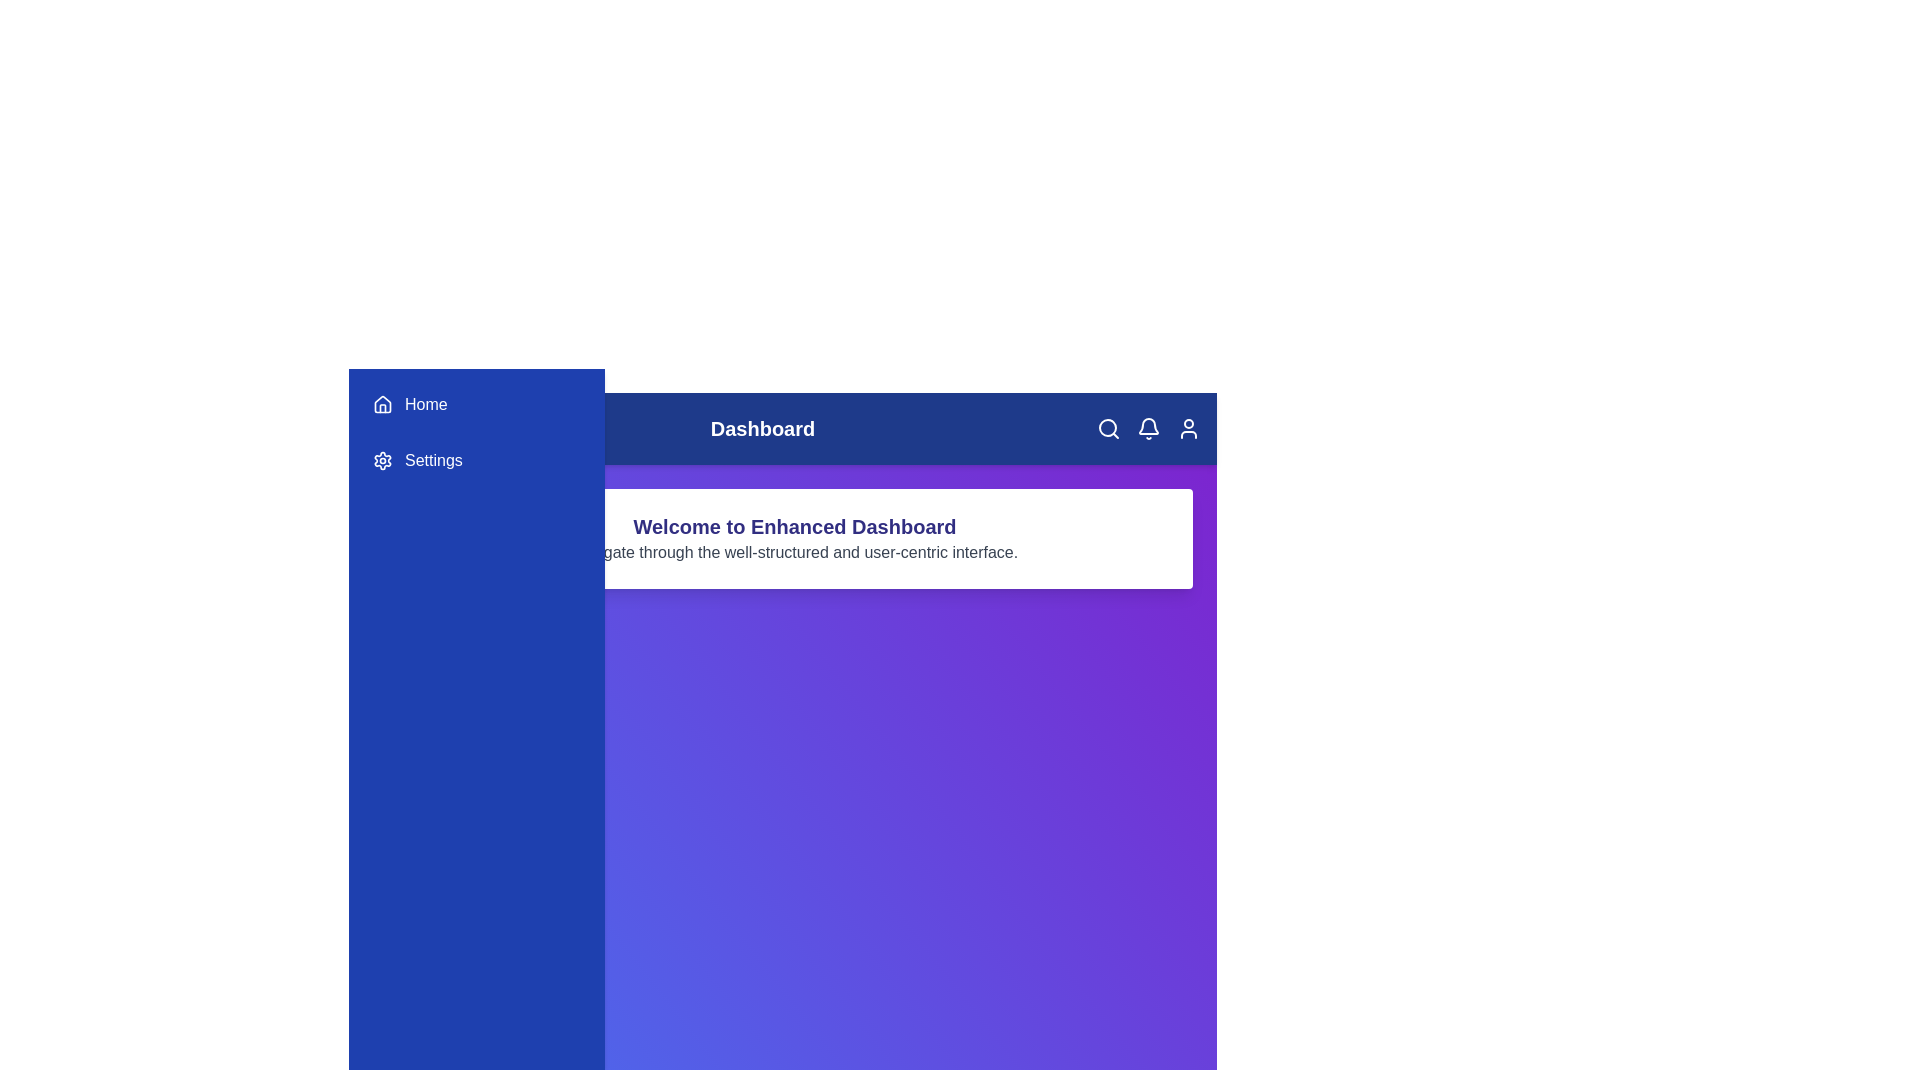 Image resolution: width=1920 pixels, height=1080 pixels. What do you see at coordinates (425, 405) in the screenshot?
I see `the 'Home' menu item in the sidebar to navigate to the 'Home' section` at bounding box center [425, 405].